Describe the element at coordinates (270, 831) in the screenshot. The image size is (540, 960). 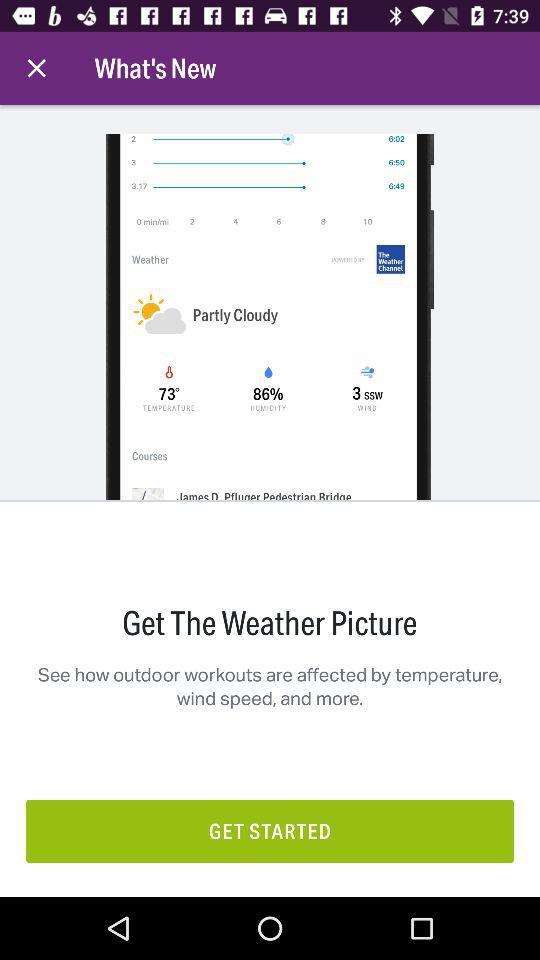
I see `icon below the see how outdoor item` at that location.